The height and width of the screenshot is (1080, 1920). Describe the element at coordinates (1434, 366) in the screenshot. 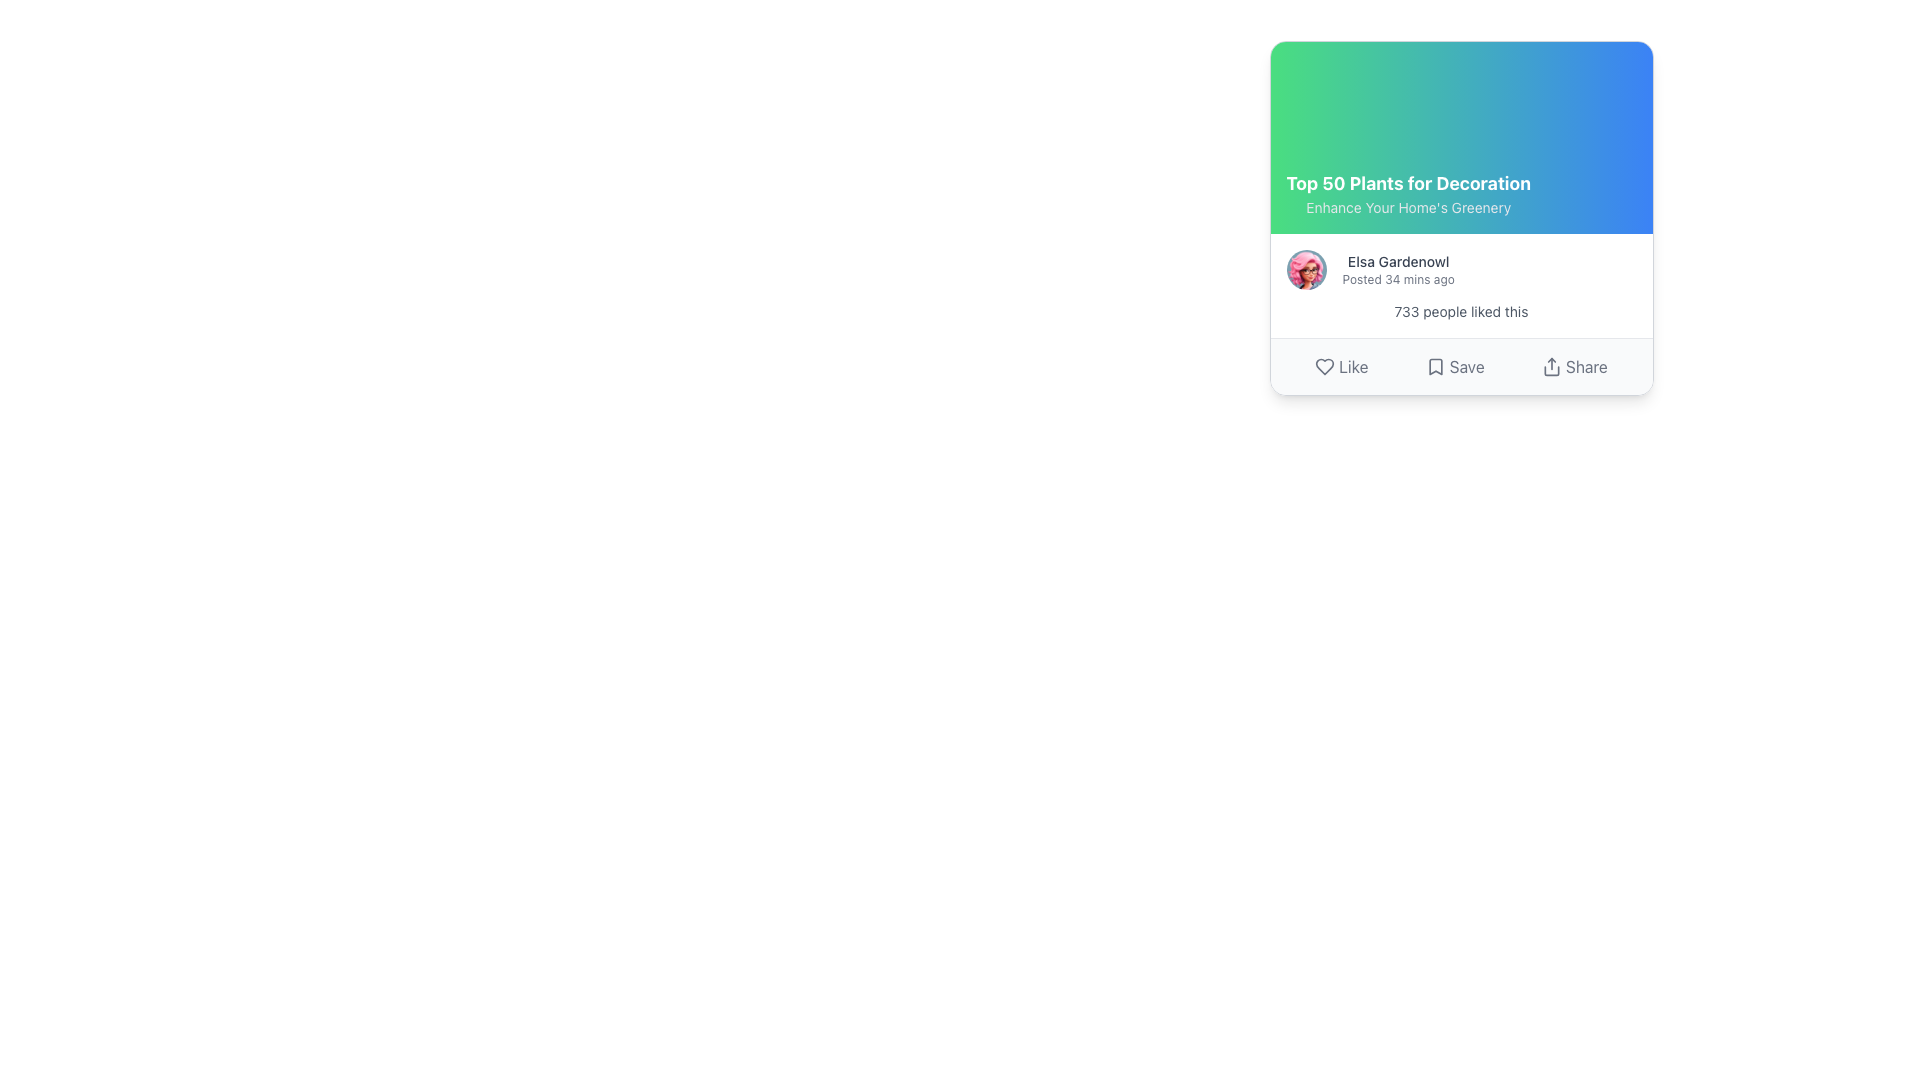

I see `the bookmark icon, which is the middle icon in a row of three interactive options below the user profile section of the card` at that location.